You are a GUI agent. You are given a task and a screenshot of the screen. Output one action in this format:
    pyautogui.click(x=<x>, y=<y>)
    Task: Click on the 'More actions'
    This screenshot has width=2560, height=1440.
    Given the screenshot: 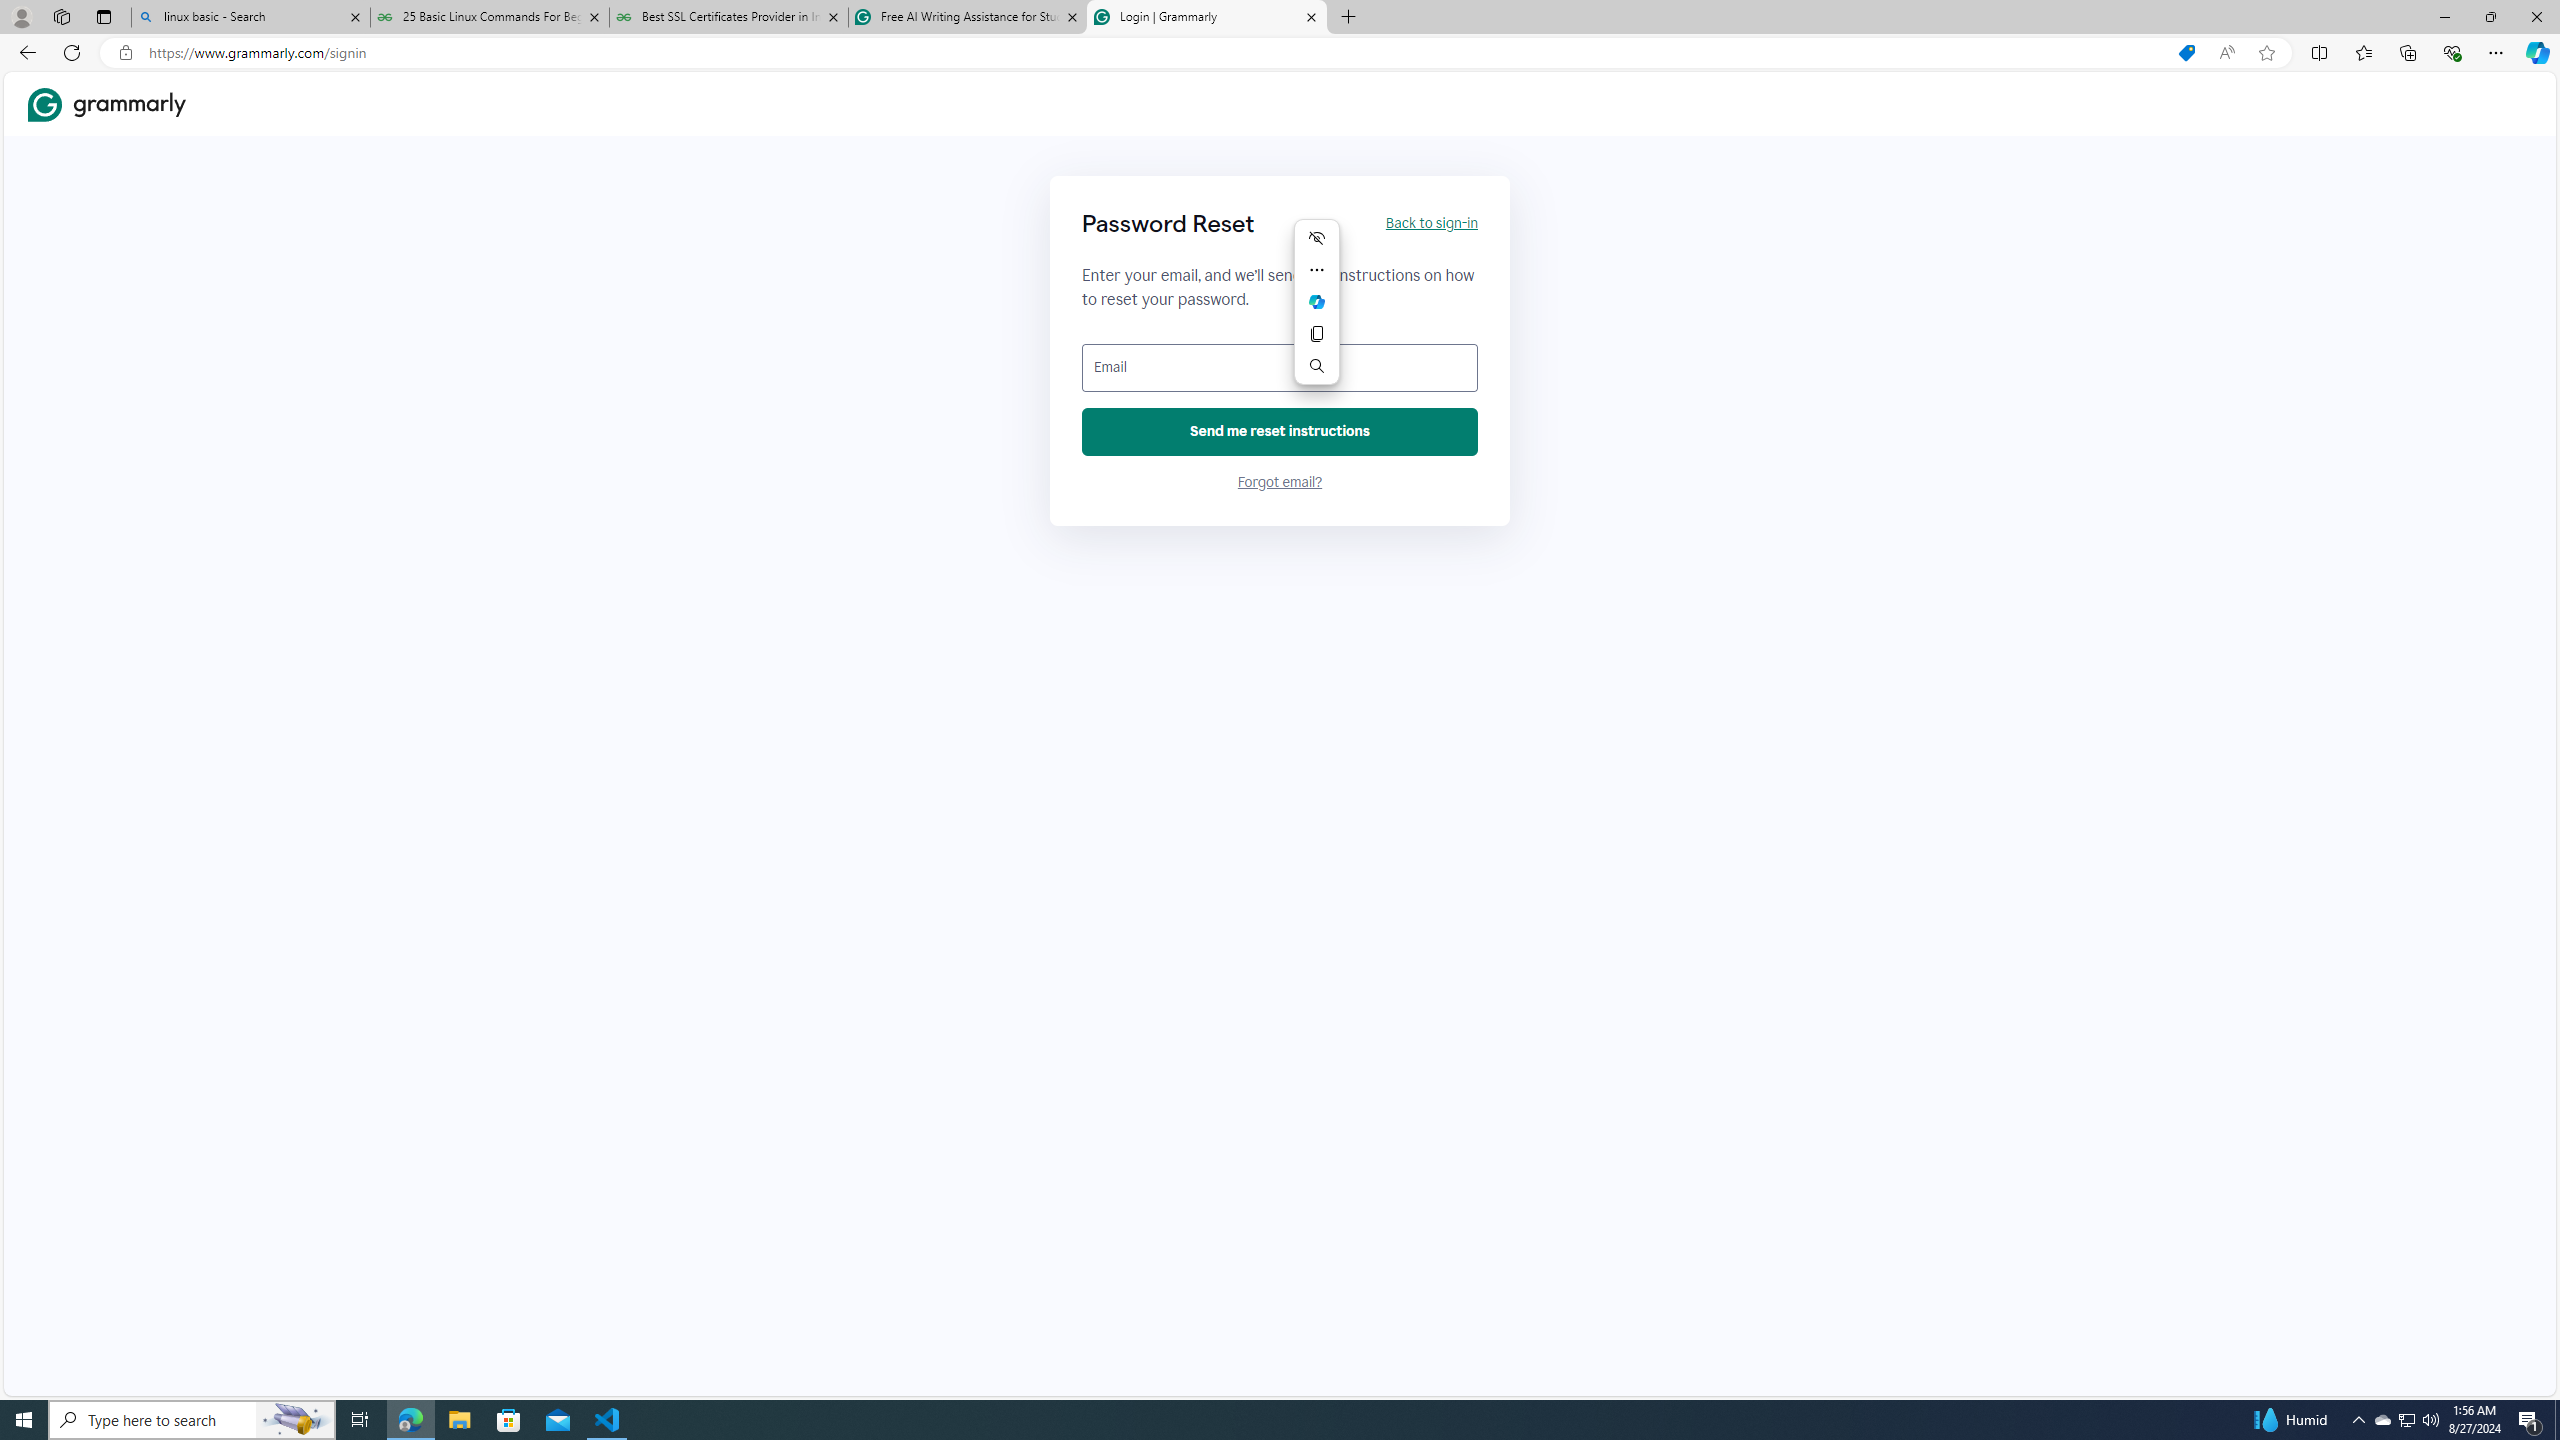 What is the action you would take?
    pyautogui.click(x=1316, y=269)
    